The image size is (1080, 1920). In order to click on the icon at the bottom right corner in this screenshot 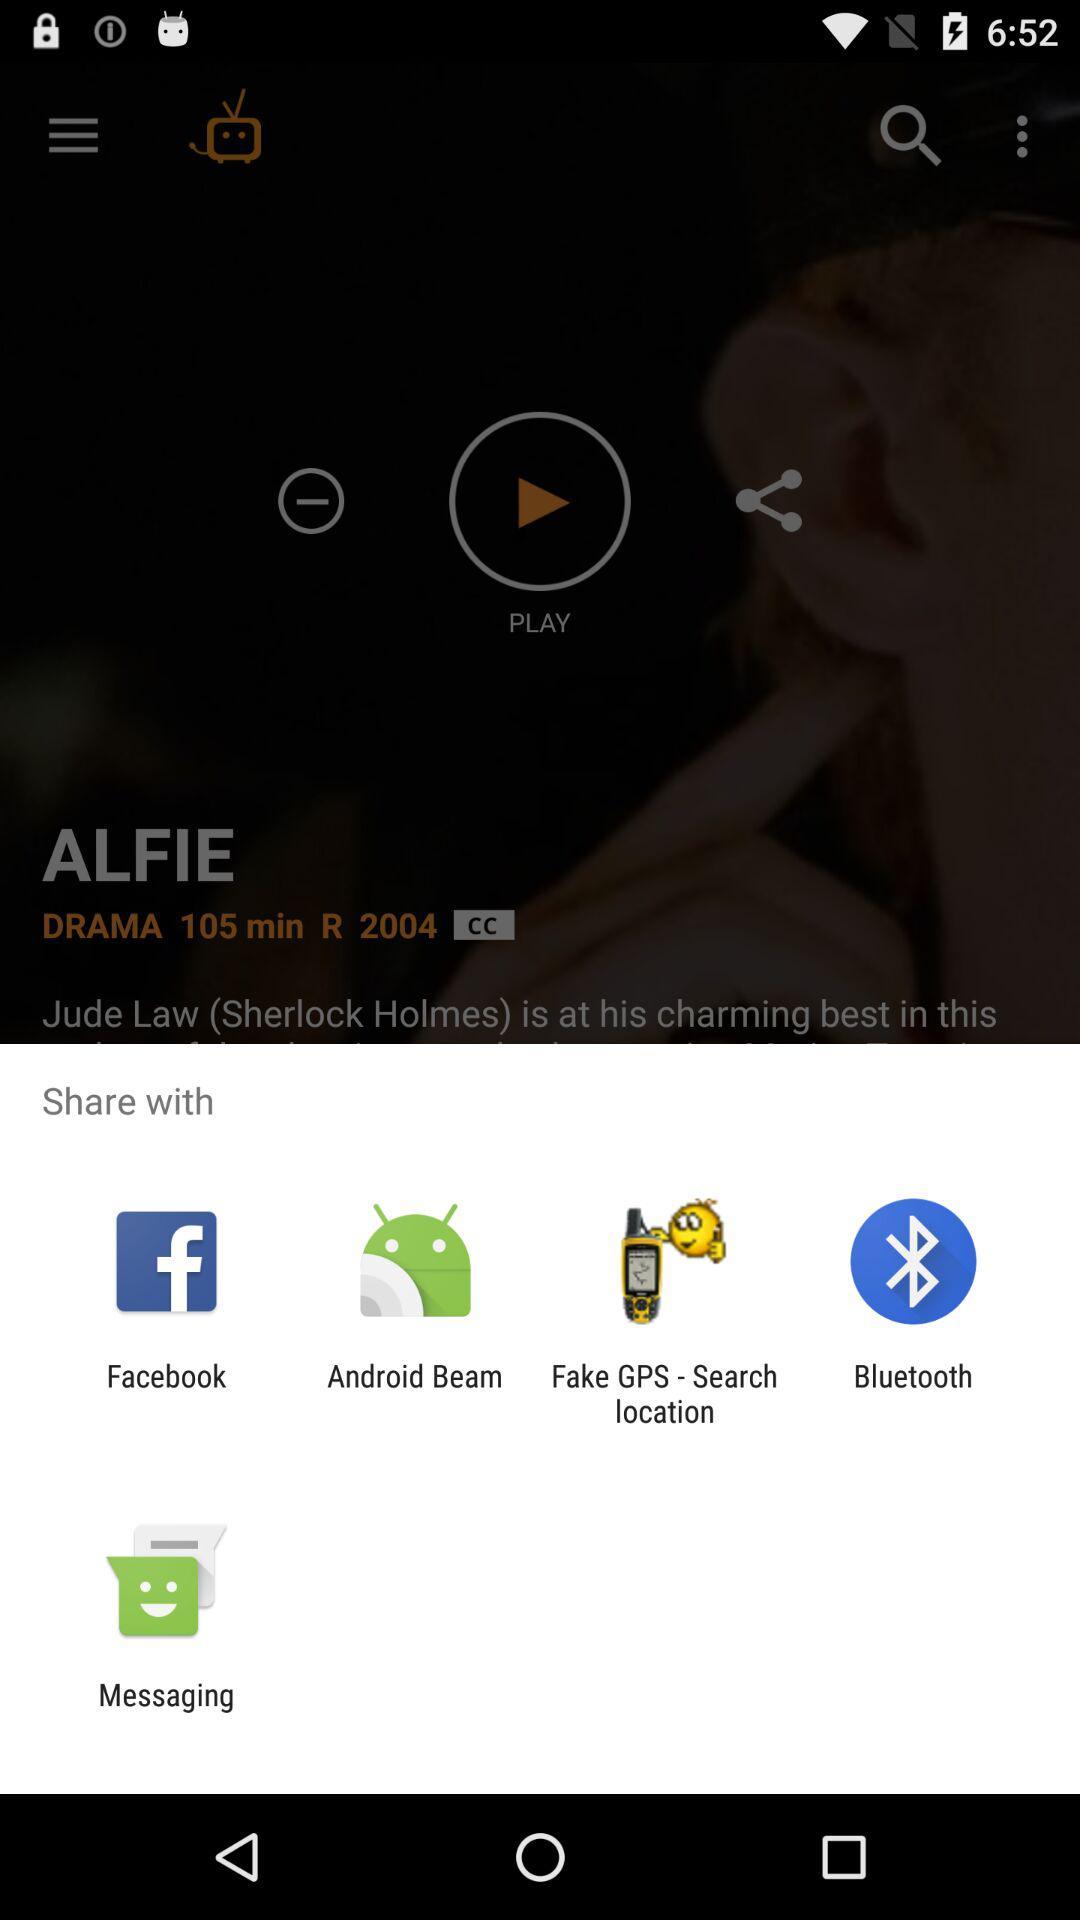, I will do `click(913, 1392)`.